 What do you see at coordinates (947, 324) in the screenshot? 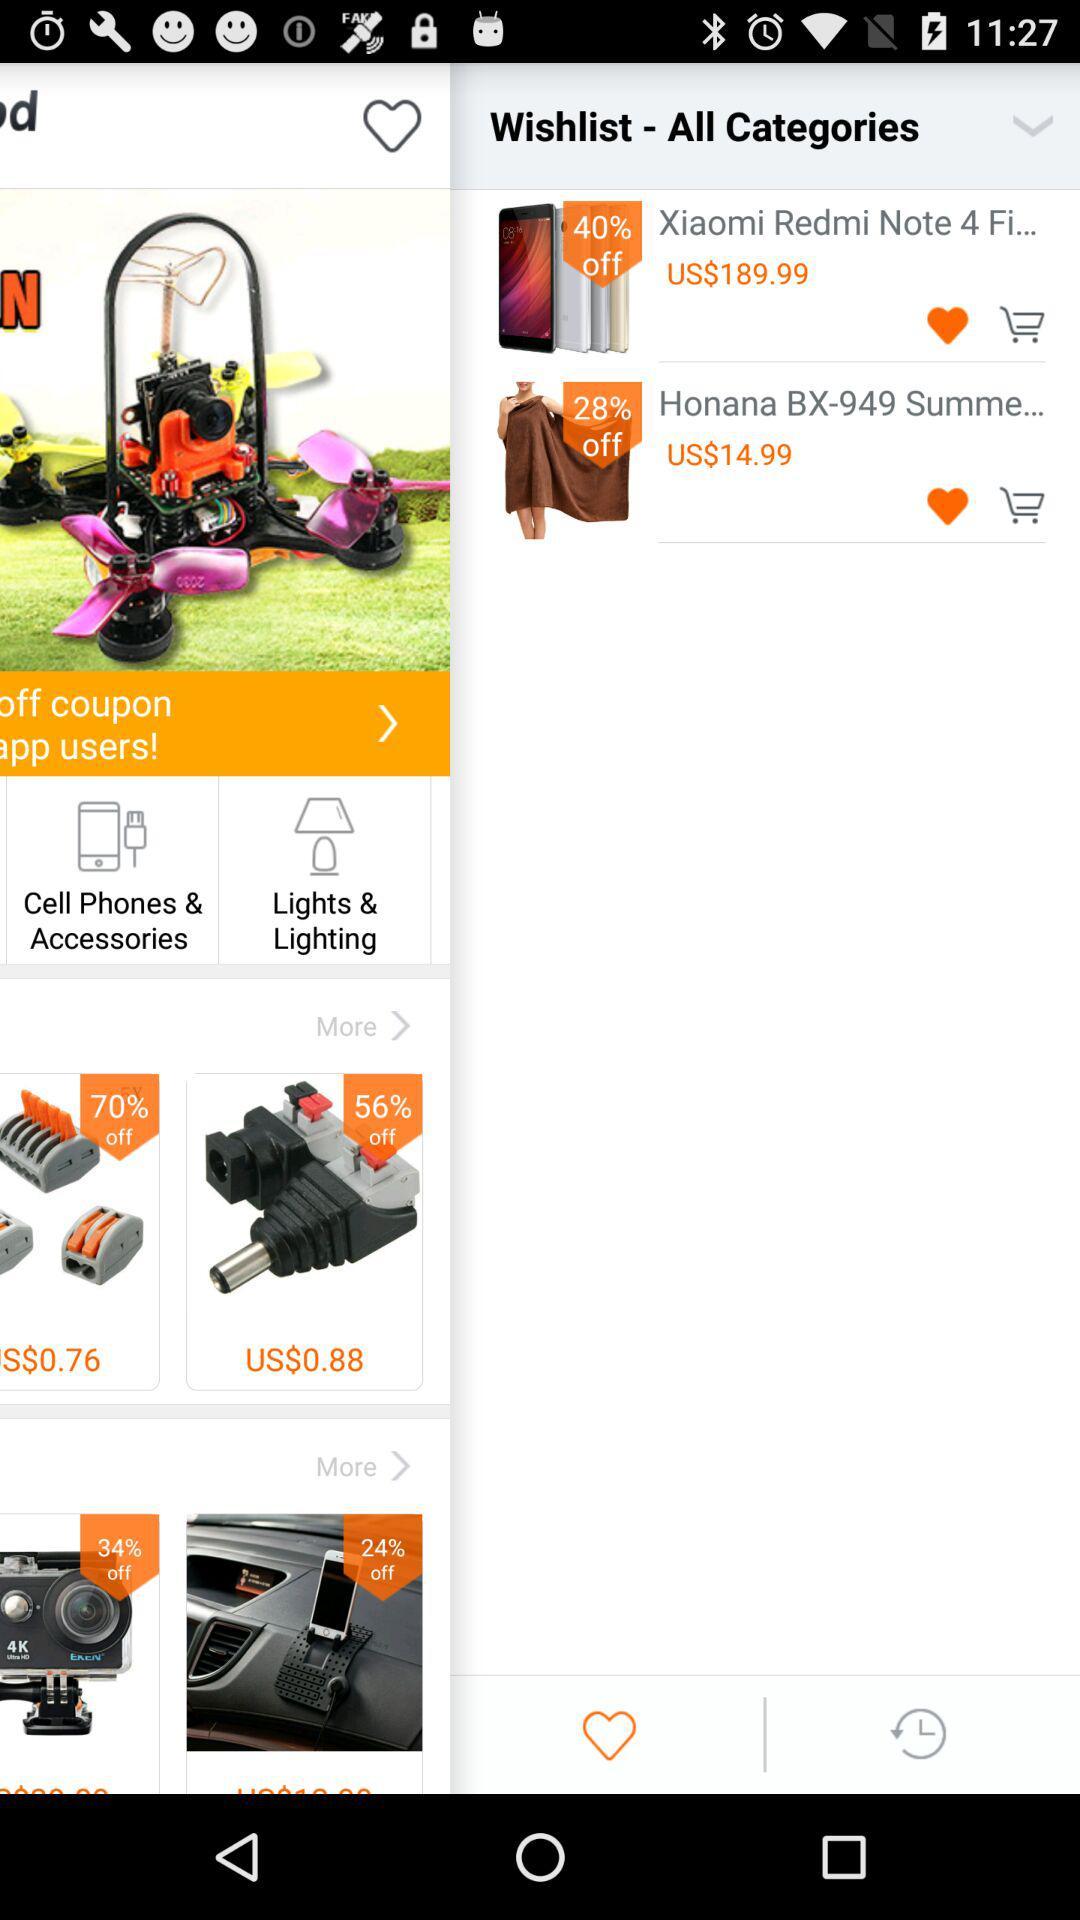
I see `item to your wishlist` at bounding box center [947, 324].